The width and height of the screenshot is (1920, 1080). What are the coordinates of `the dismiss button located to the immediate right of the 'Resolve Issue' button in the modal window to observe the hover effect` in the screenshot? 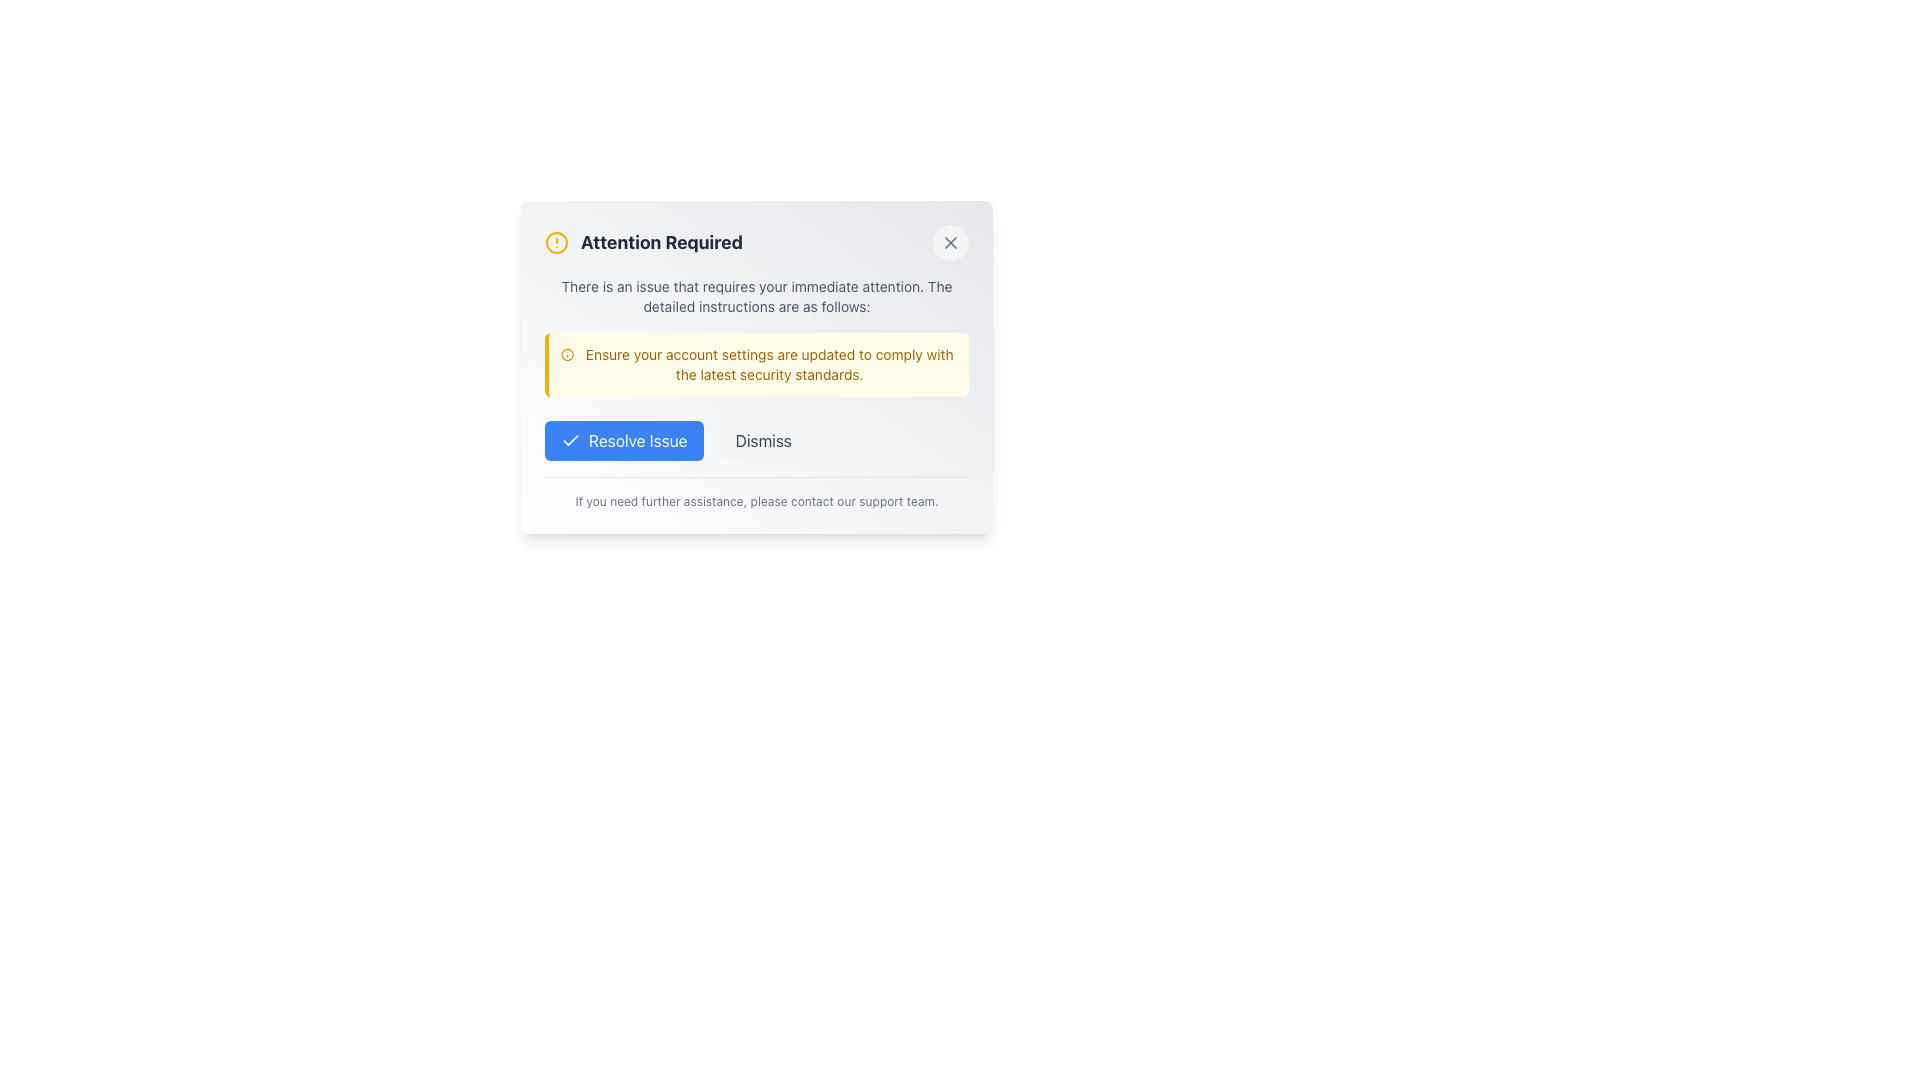 It's located at (762, 439).